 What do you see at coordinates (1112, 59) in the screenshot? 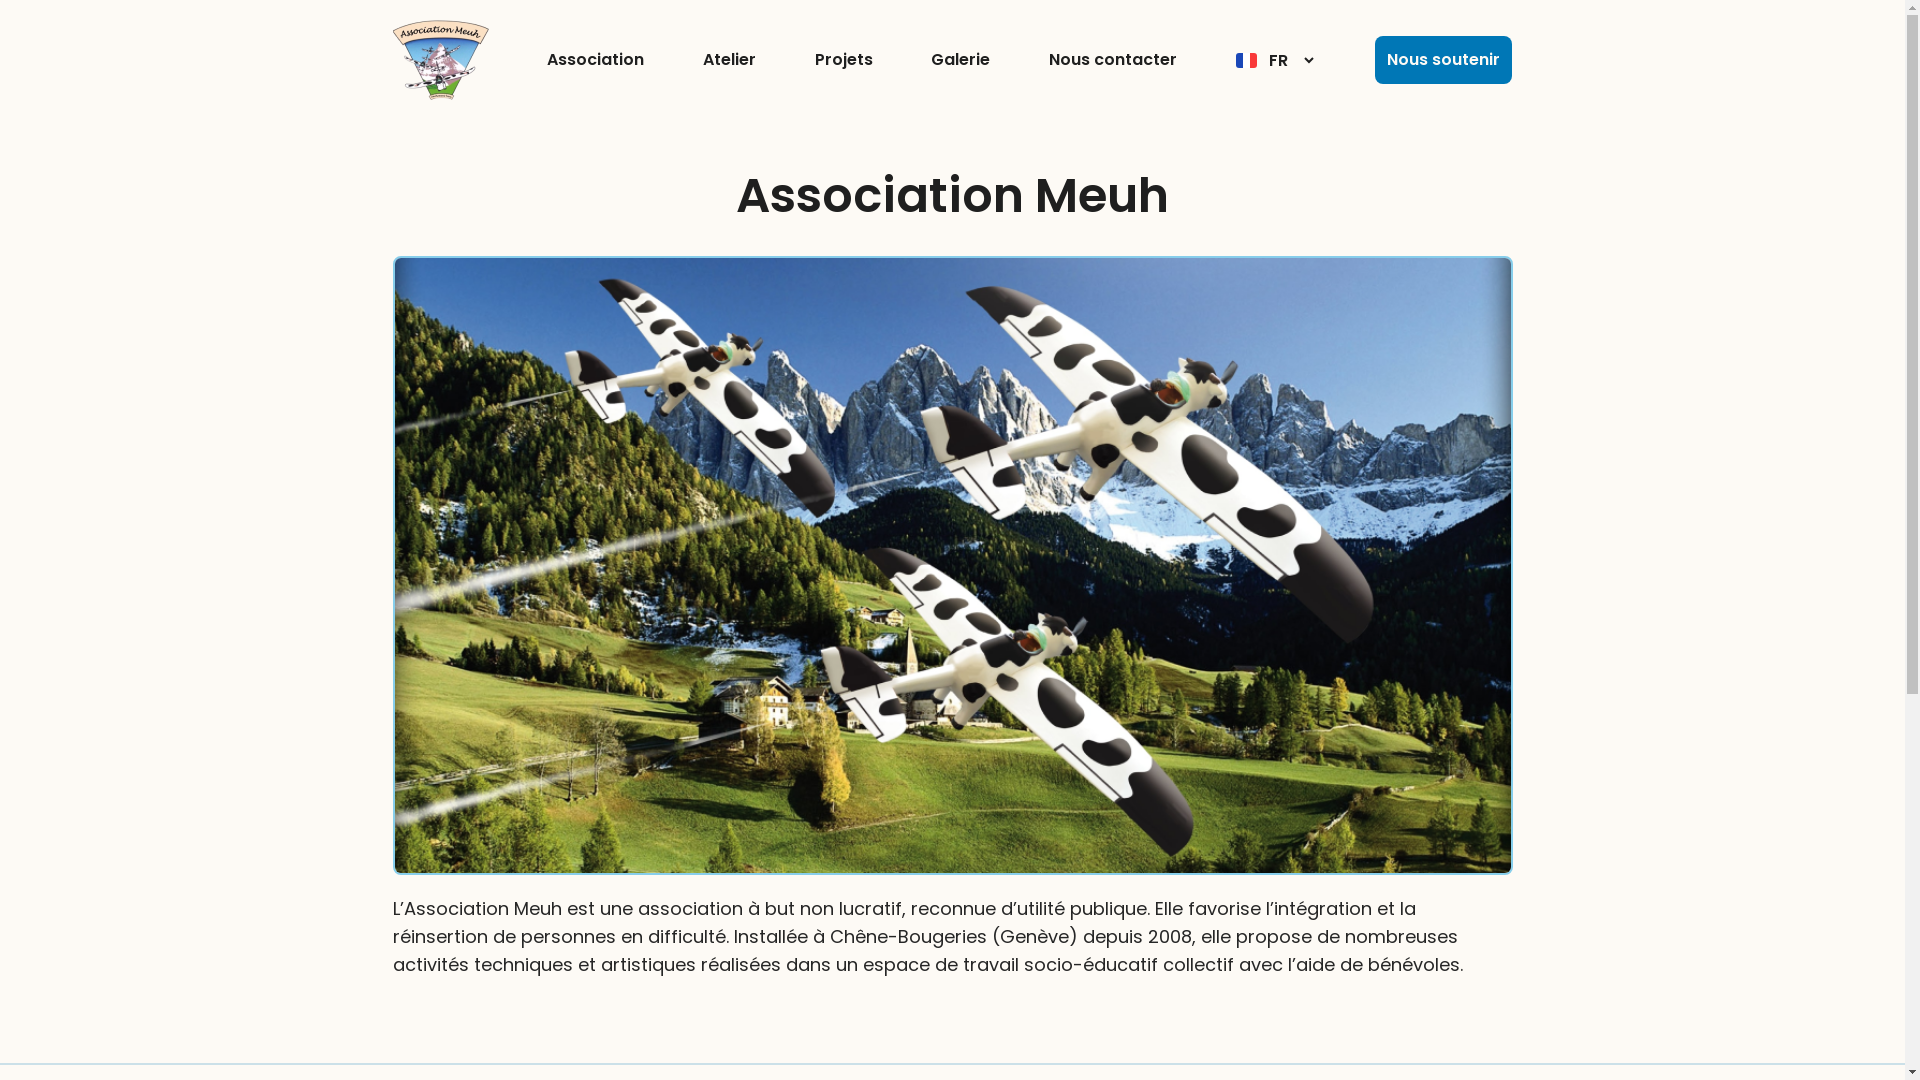
I see `'Nous contacter'` at bounding box center [1112, 59].